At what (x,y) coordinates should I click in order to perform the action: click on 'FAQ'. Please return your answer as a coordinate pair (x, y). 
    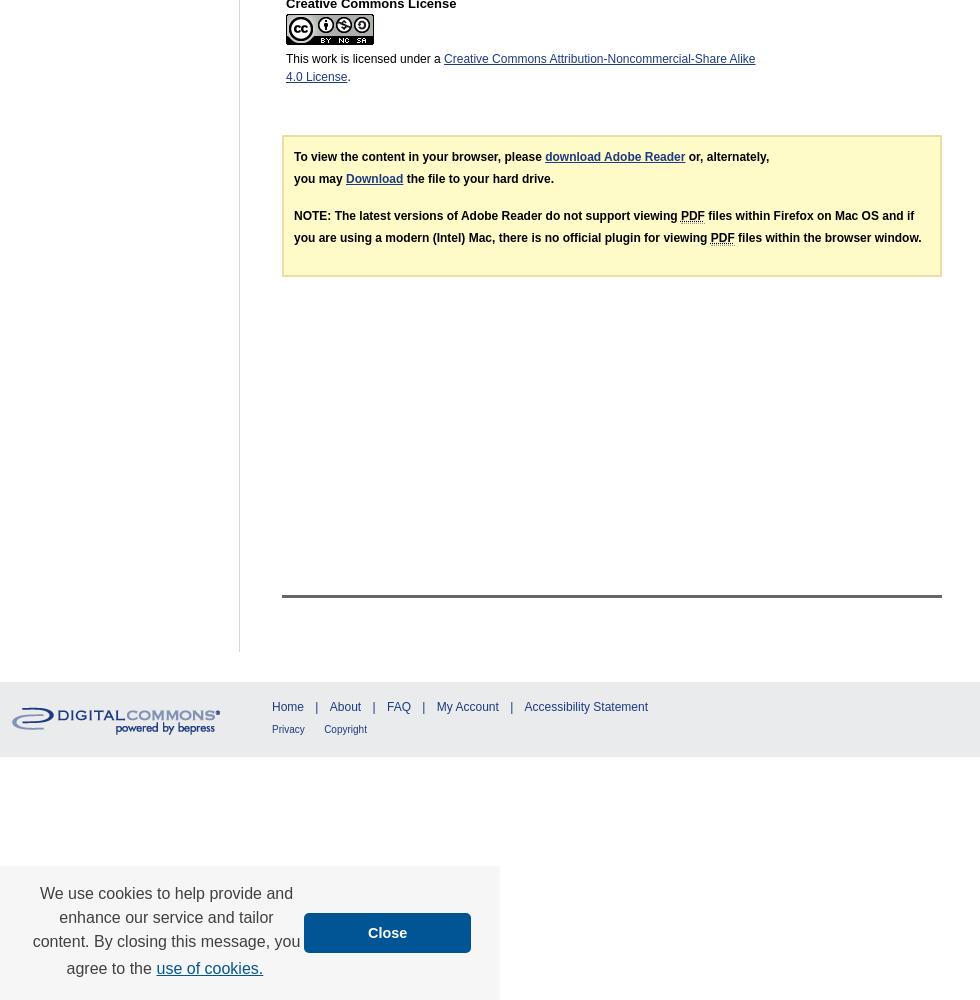
    Looking at the image, I should click on (397, 705).